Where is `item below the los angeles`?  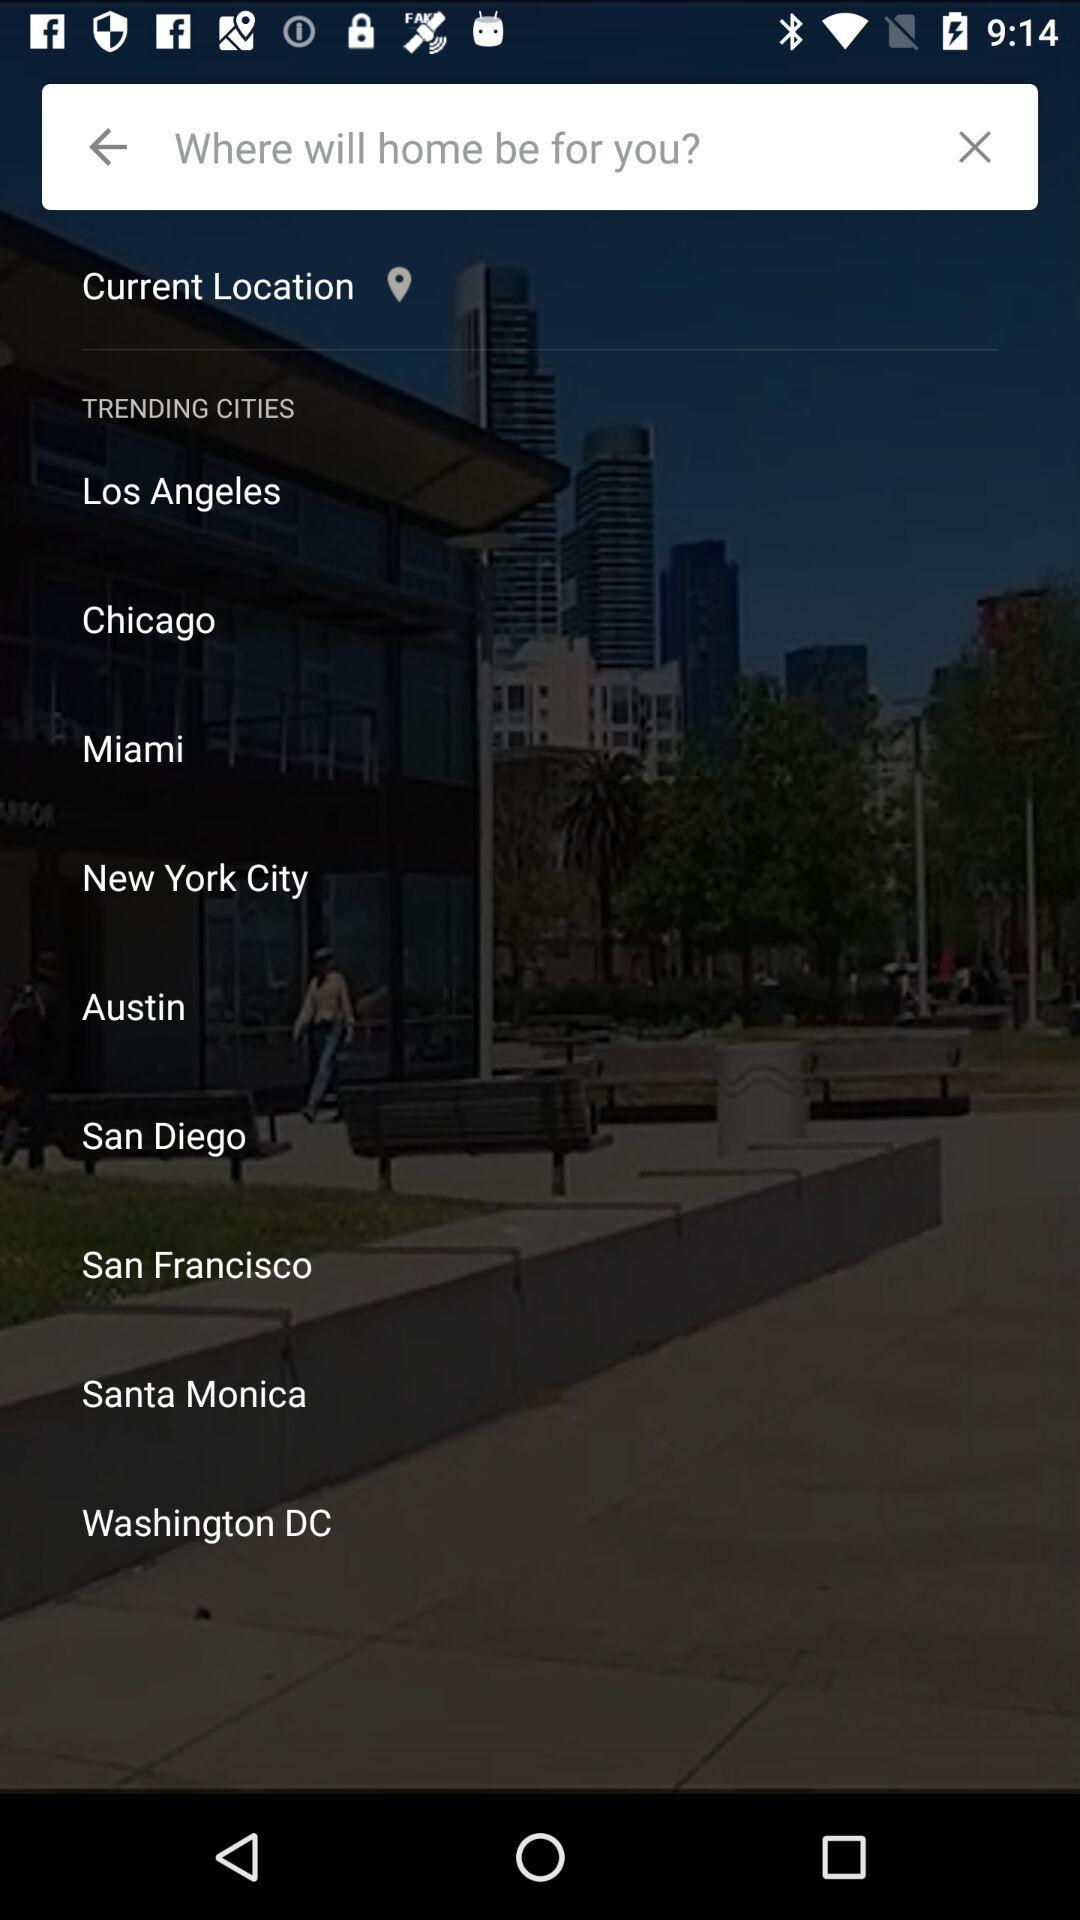 item below the los angeles is located at coordinates (540, 617).